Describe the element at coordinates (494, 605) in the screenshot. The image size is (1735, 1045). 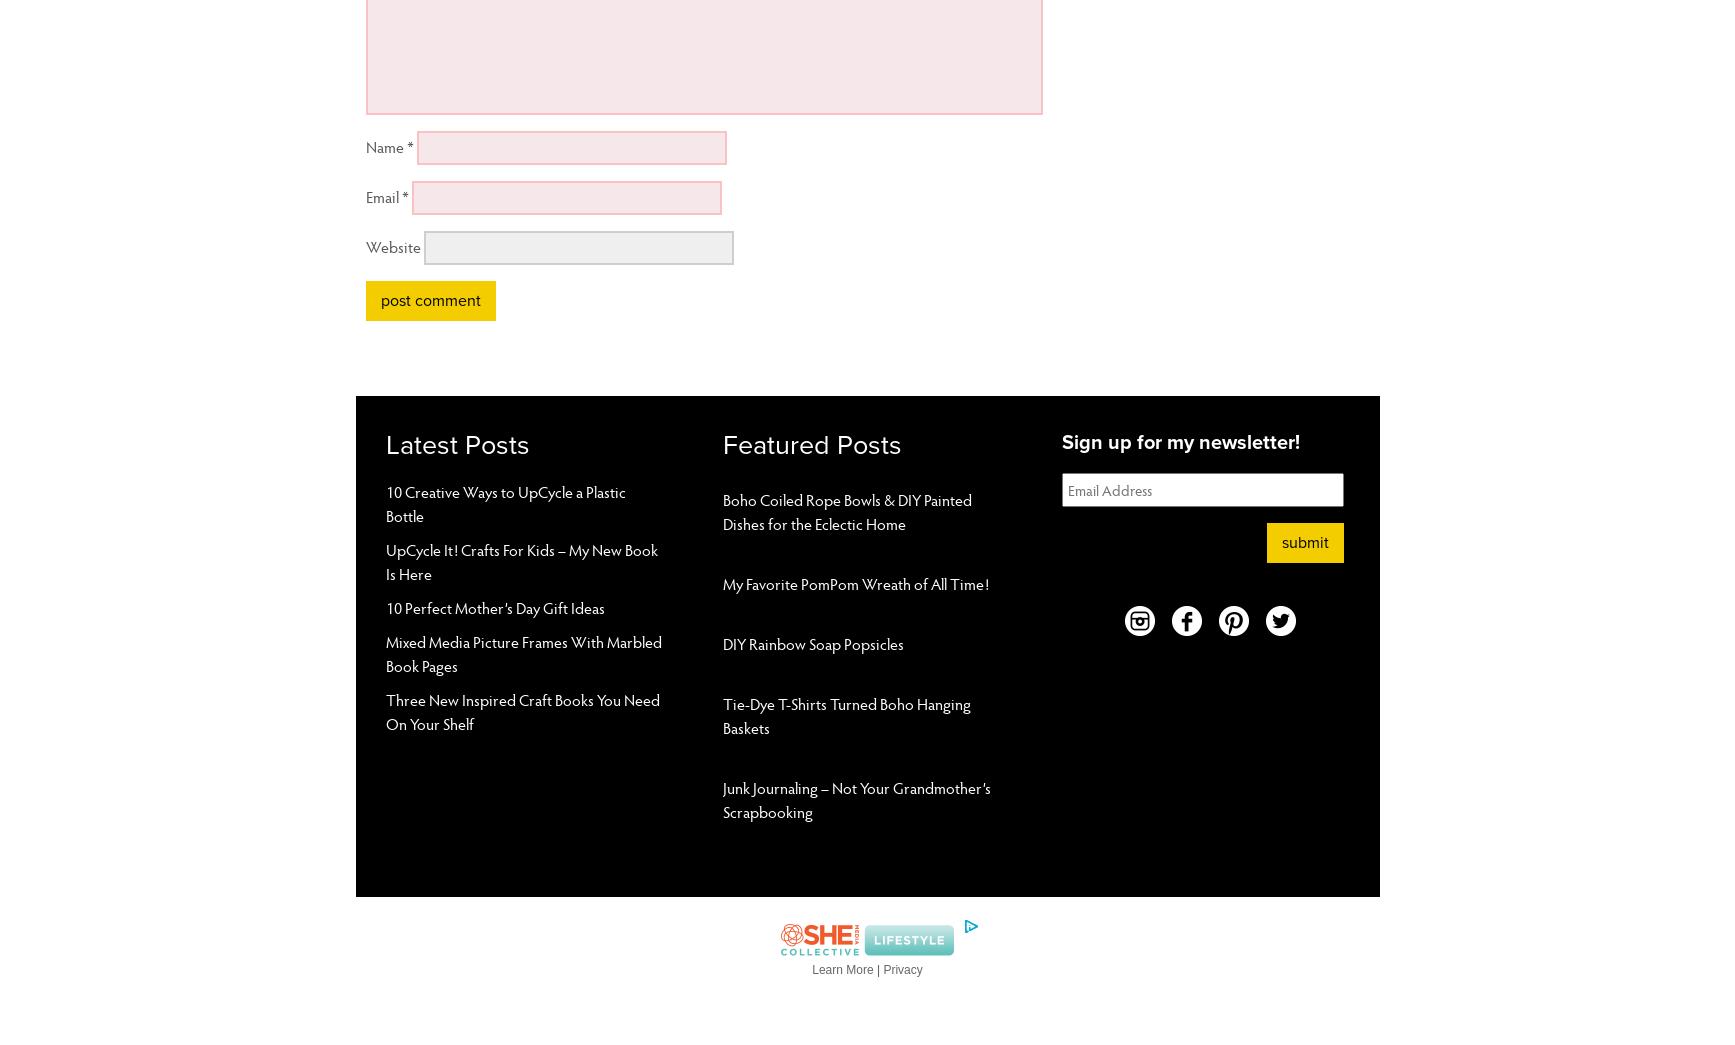
I see `'10 Perfect Mother’s Day Gift Ideas'` at that location.